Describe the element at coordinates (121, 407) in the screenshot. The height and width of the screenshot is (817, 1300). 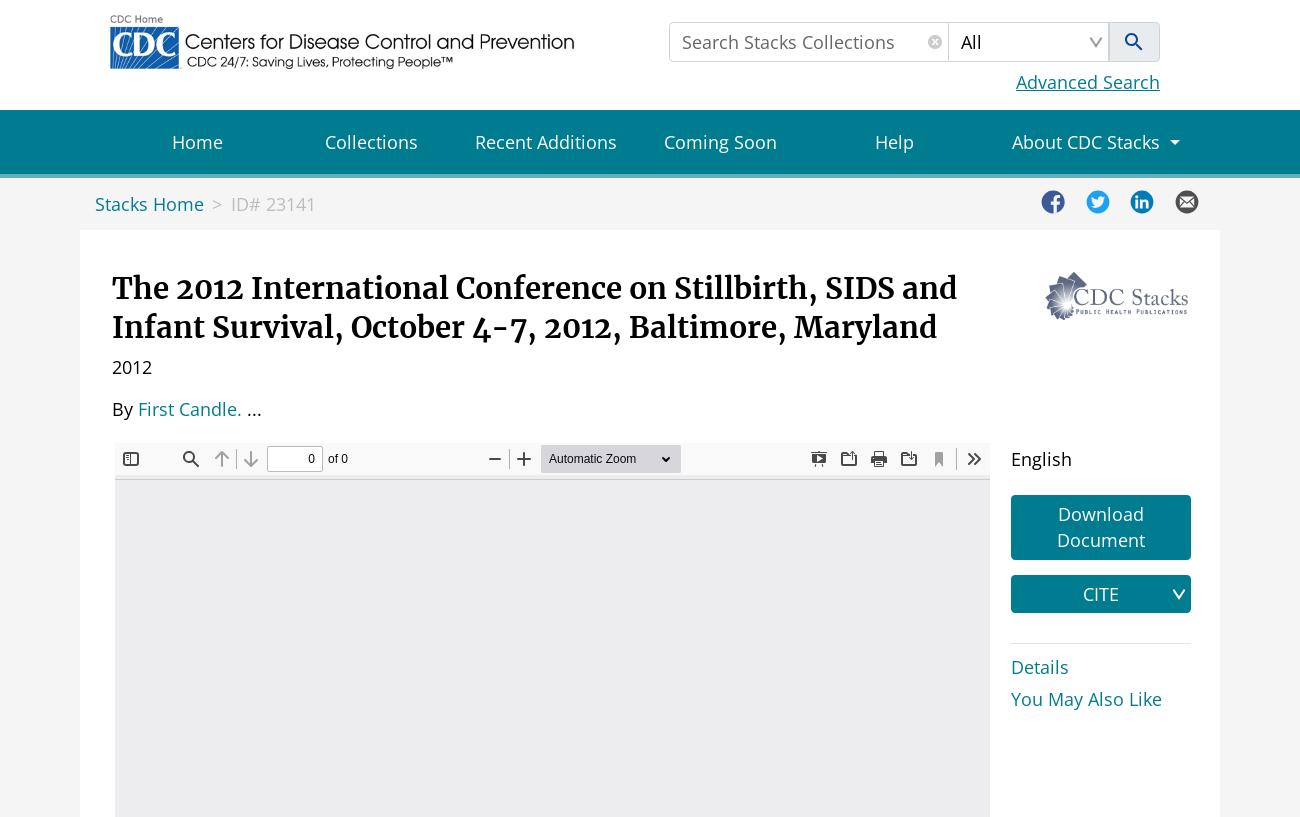
I see `'By'` at that location.